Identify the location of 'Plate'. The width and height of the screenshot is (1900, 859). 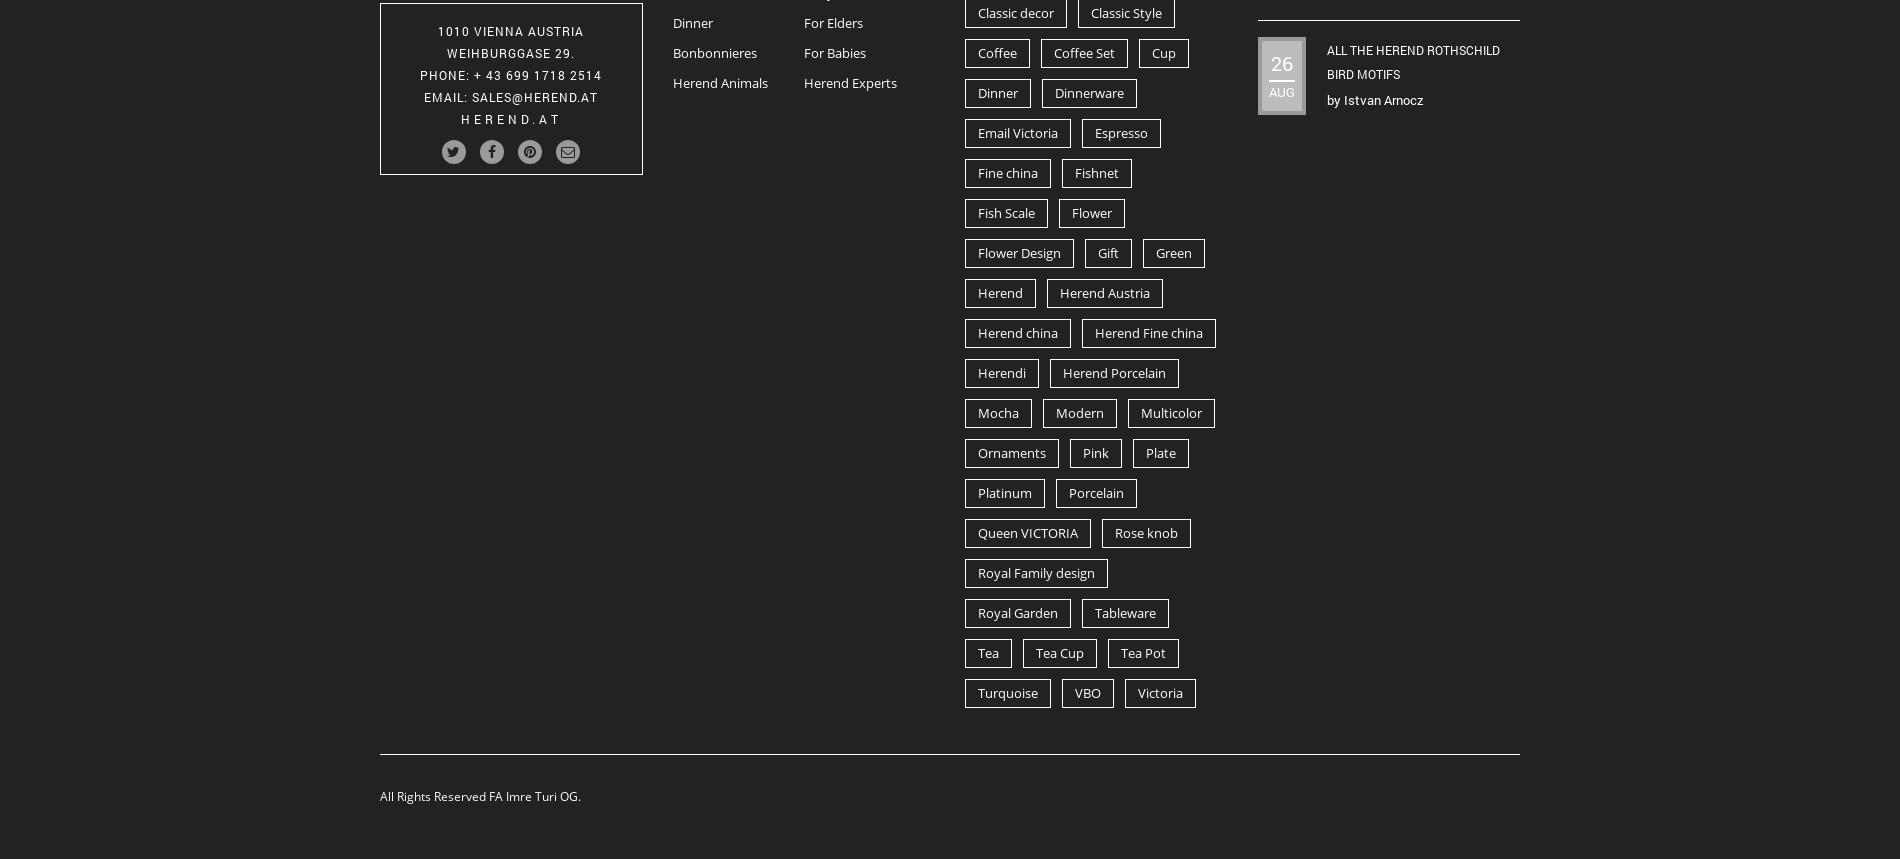
(1161, 452).